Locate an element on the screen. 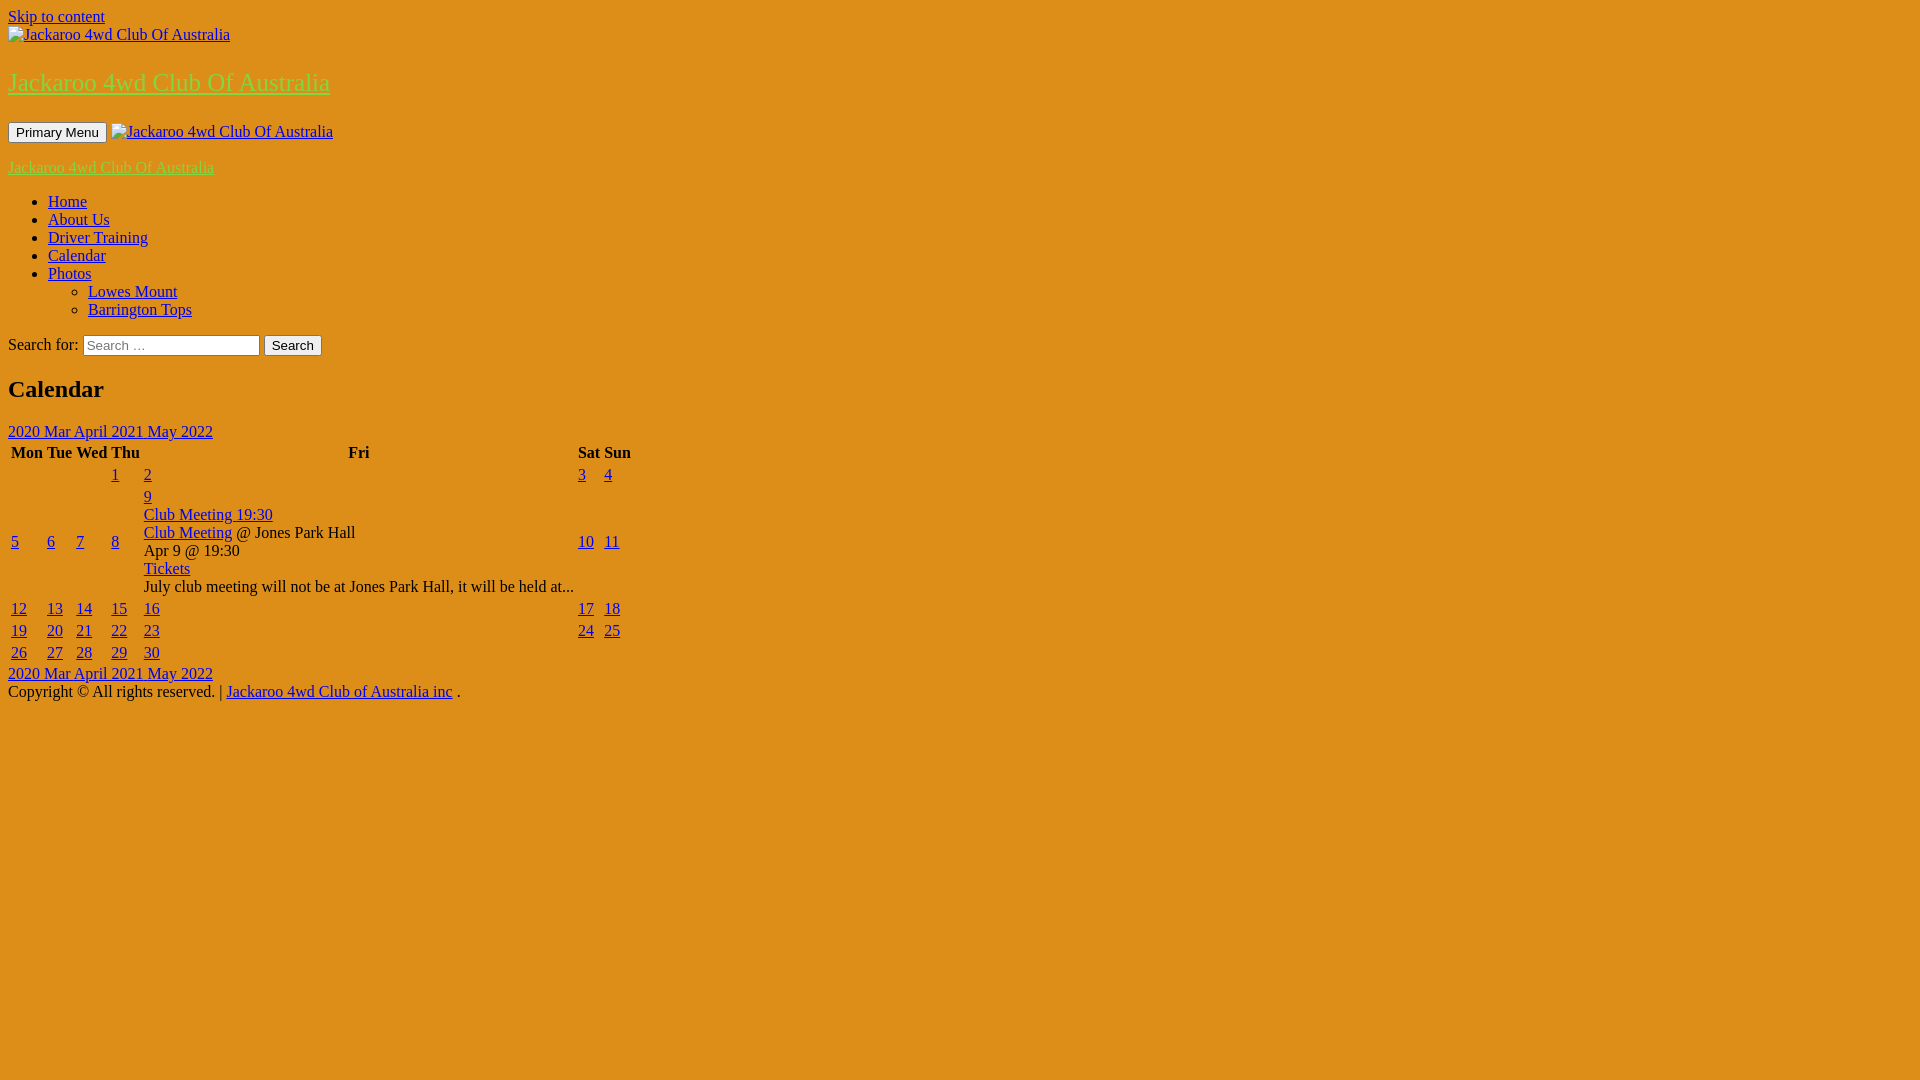 This screenshot has width=1920, height=1080. 'Lowes Mount' is located at coordinates (86, 291).